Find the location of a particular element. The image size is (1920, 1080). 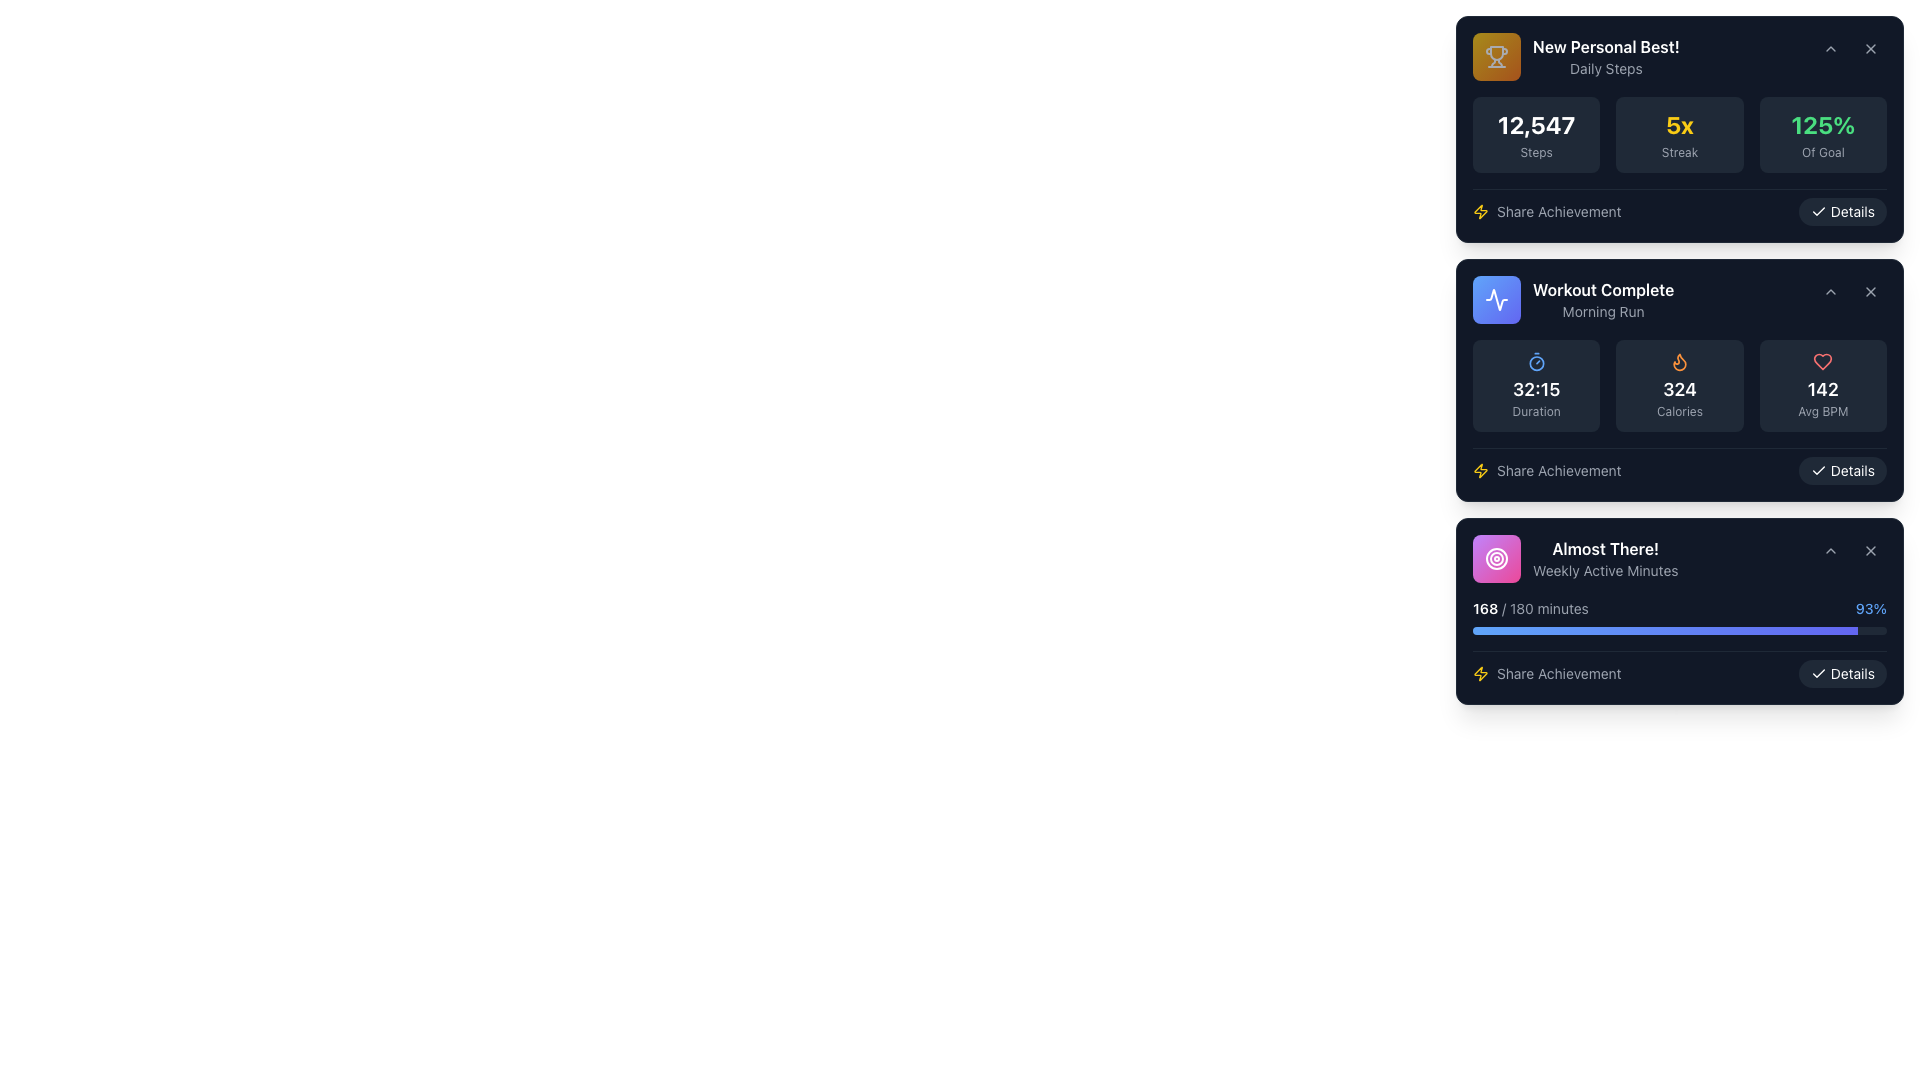

the text label displaying 'New Personal Best!' which is prominently positioned in the upper-left corner of its enclosing rectangular card element is located at coordinates (1606, 45).